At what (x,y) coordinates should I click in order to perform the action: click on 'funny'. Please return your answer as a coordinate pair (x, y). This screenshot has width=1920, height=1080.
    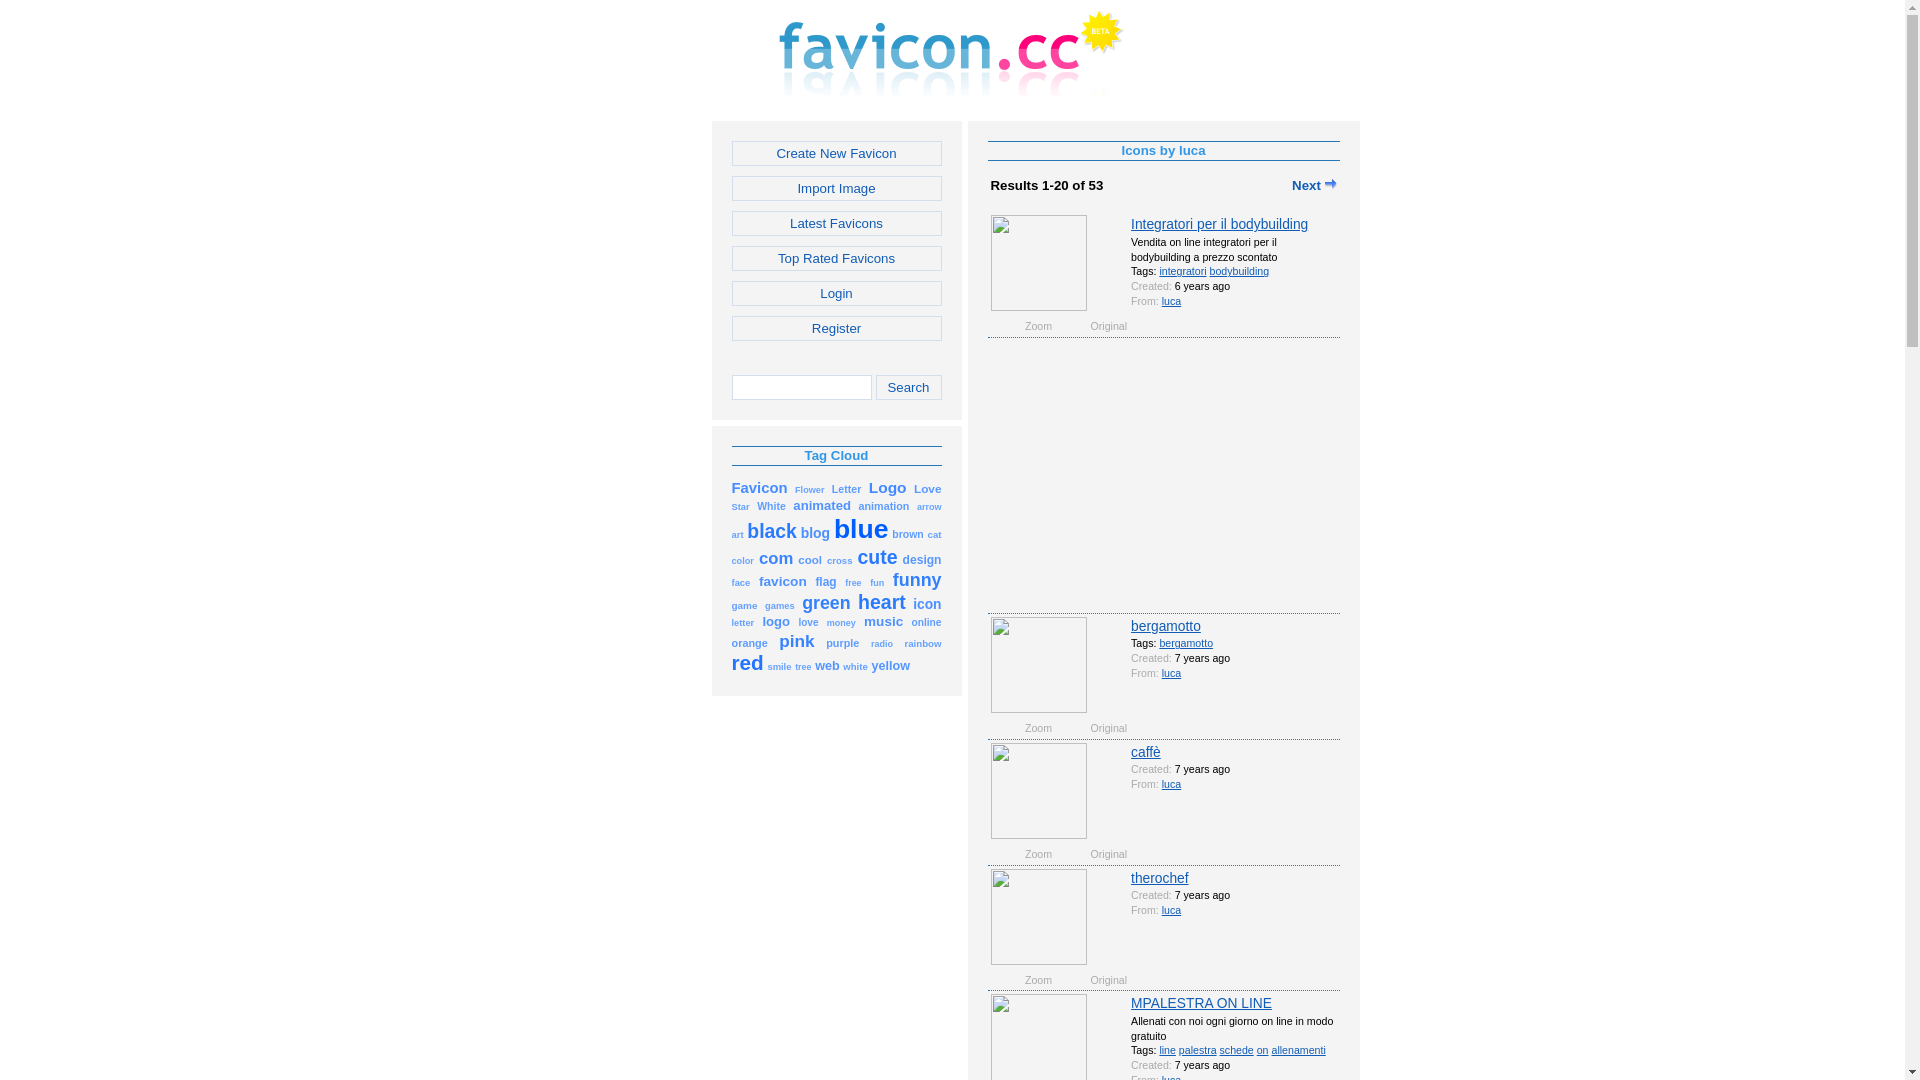
    Looking at the image, I should click on (916, 581).